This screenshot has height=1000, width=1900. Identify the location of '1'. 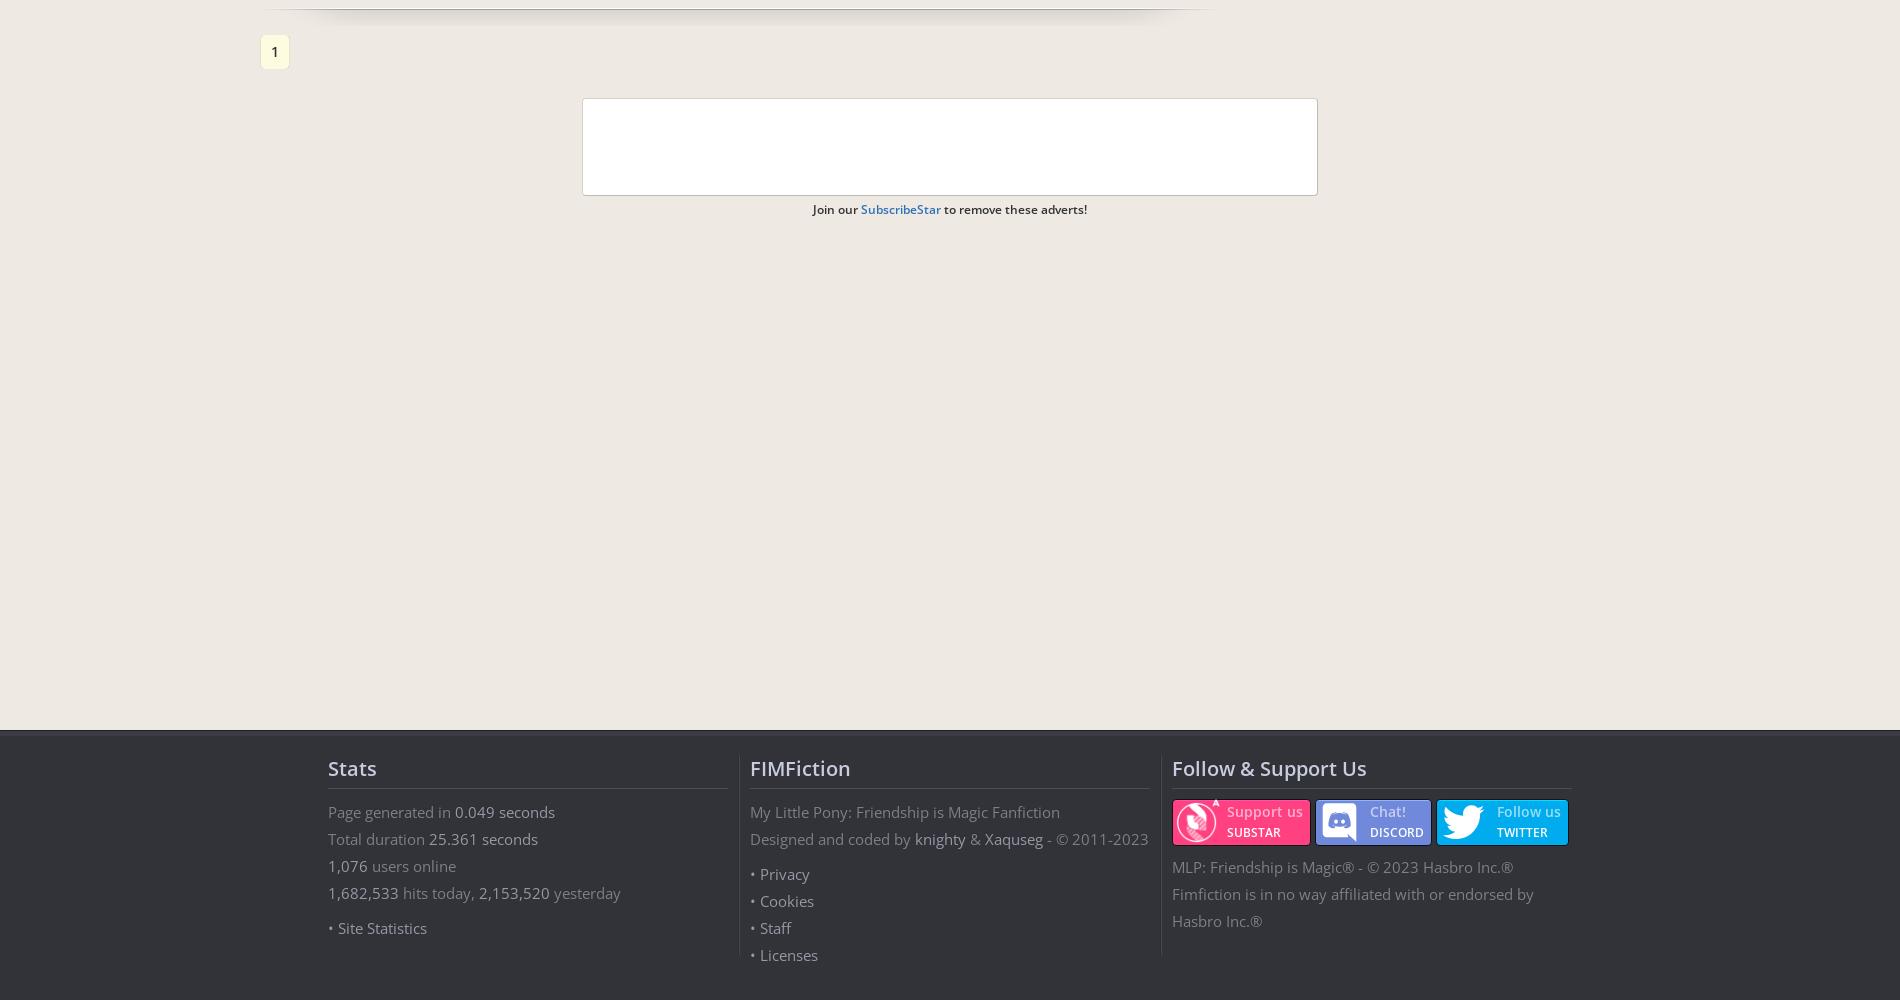
(272, 51).